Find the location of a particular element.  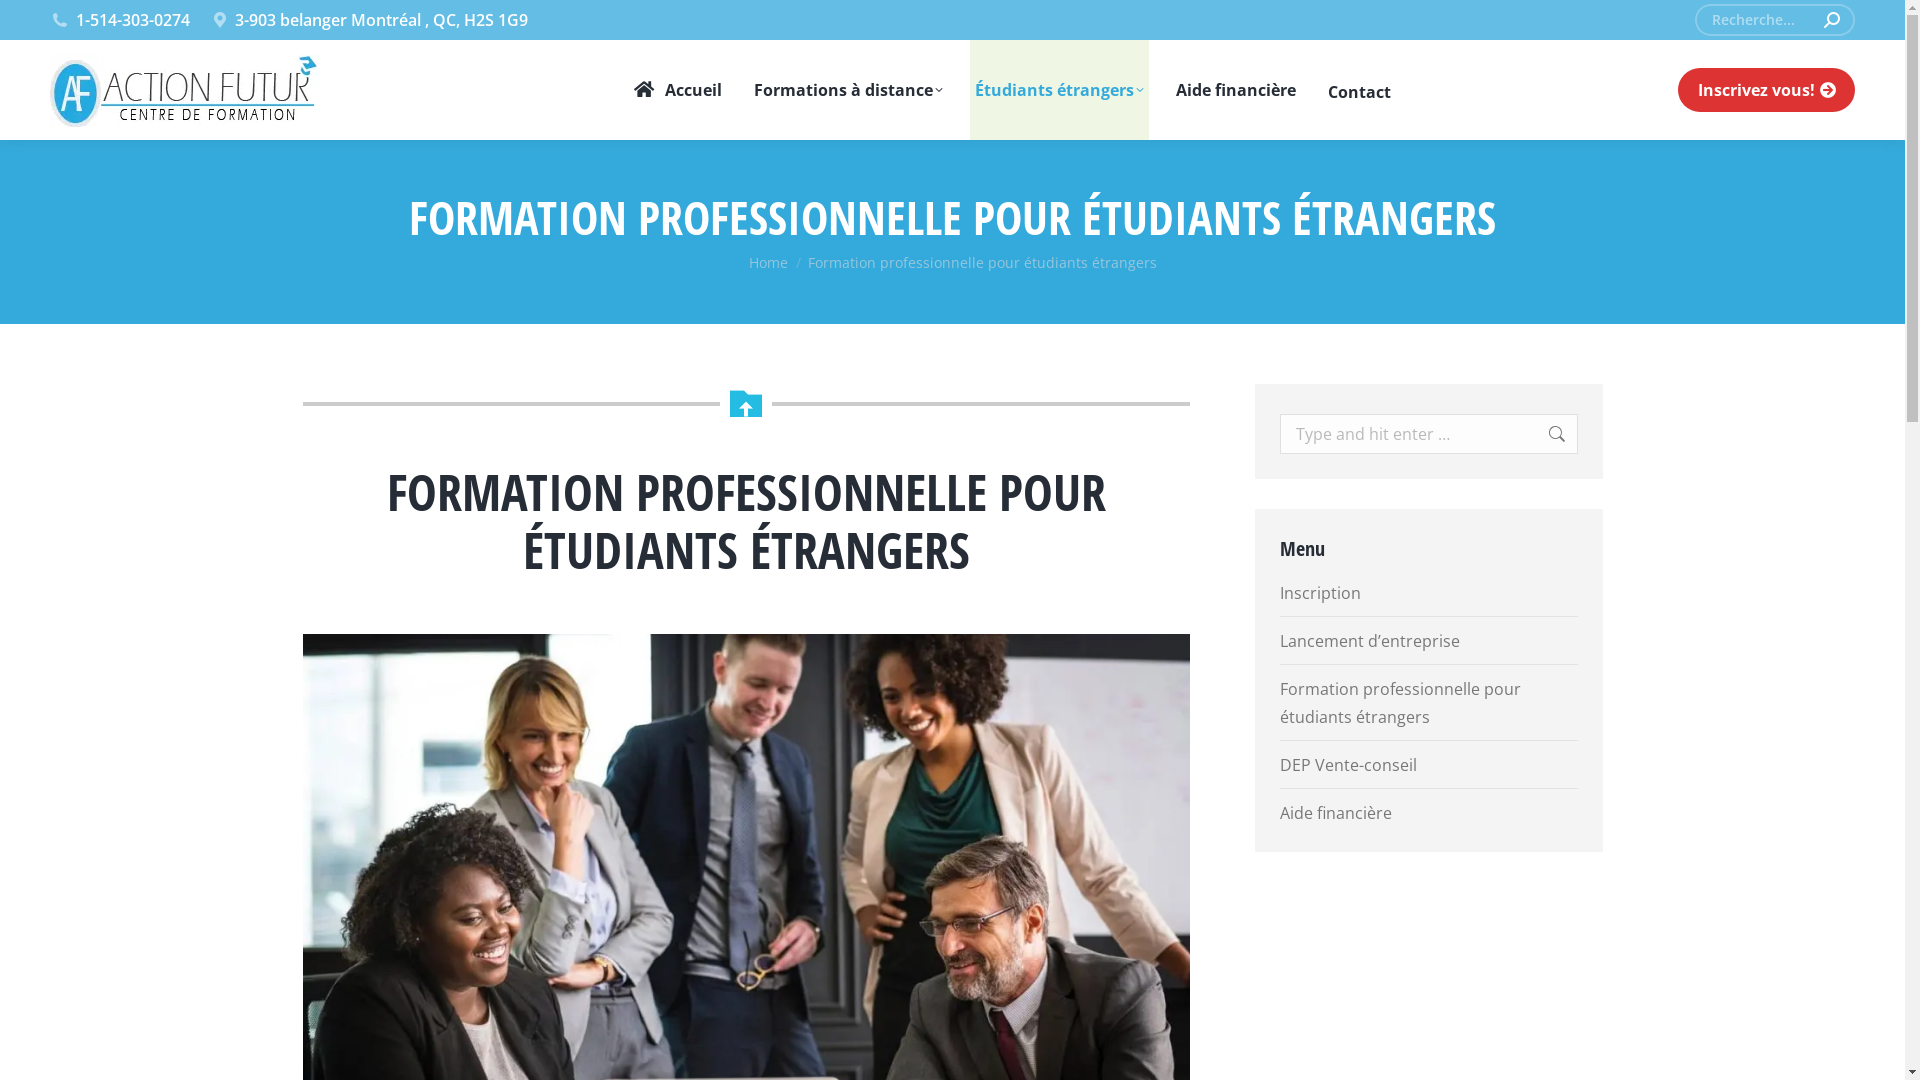

'Inscription' is located at coordinates (1280, 592).